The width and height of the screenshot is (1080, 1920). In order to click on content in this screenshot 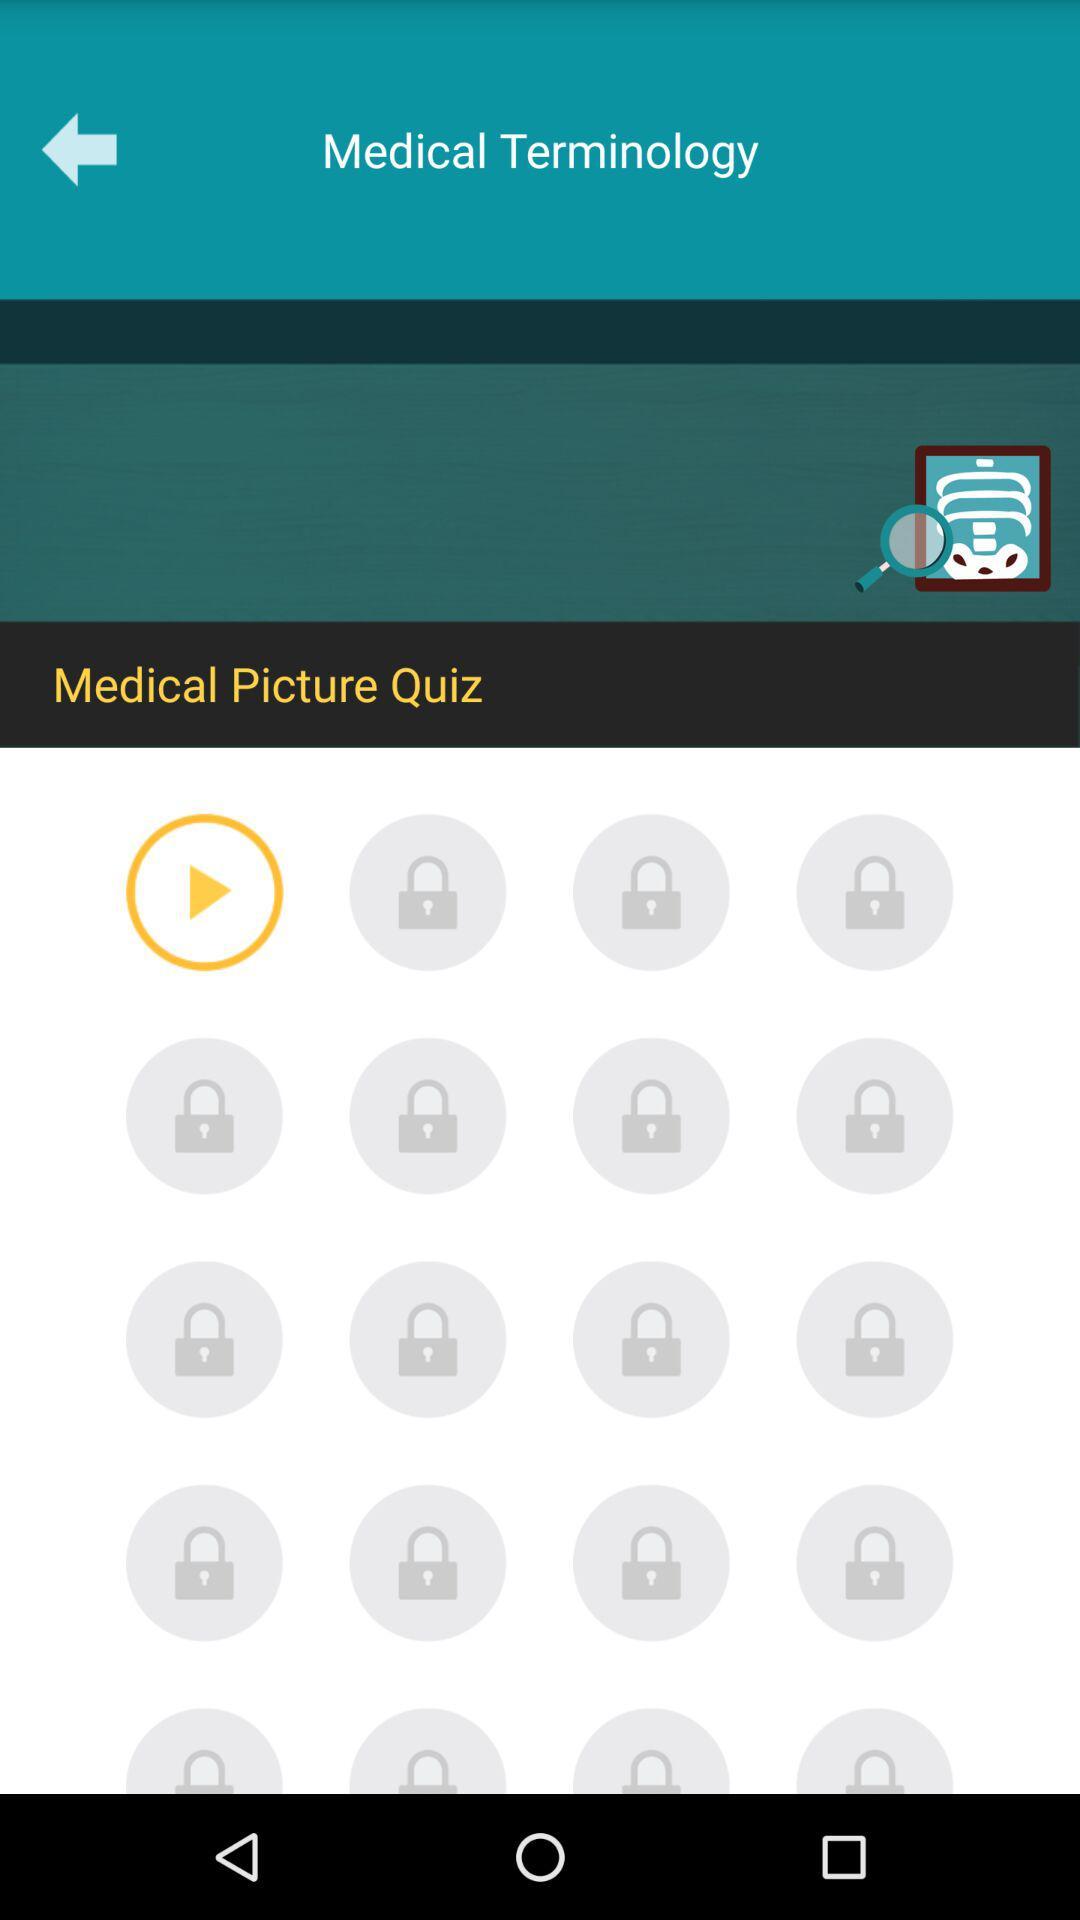, I will do `click(204, 1115)`.